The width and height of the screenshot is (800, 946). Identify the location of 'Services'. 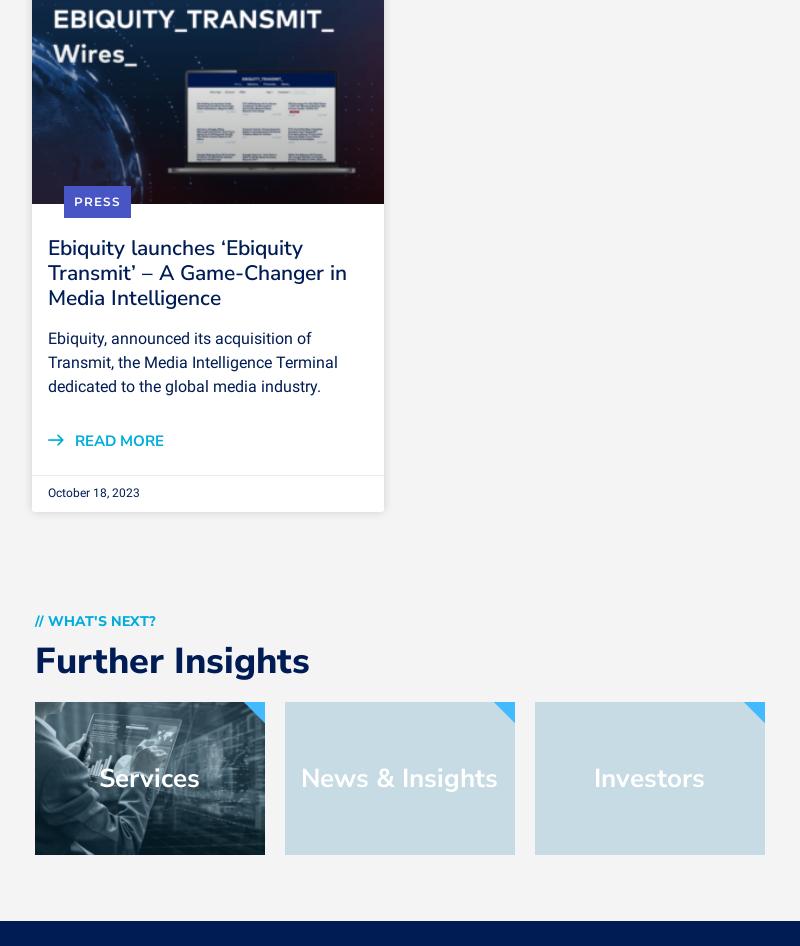
(149, 776).